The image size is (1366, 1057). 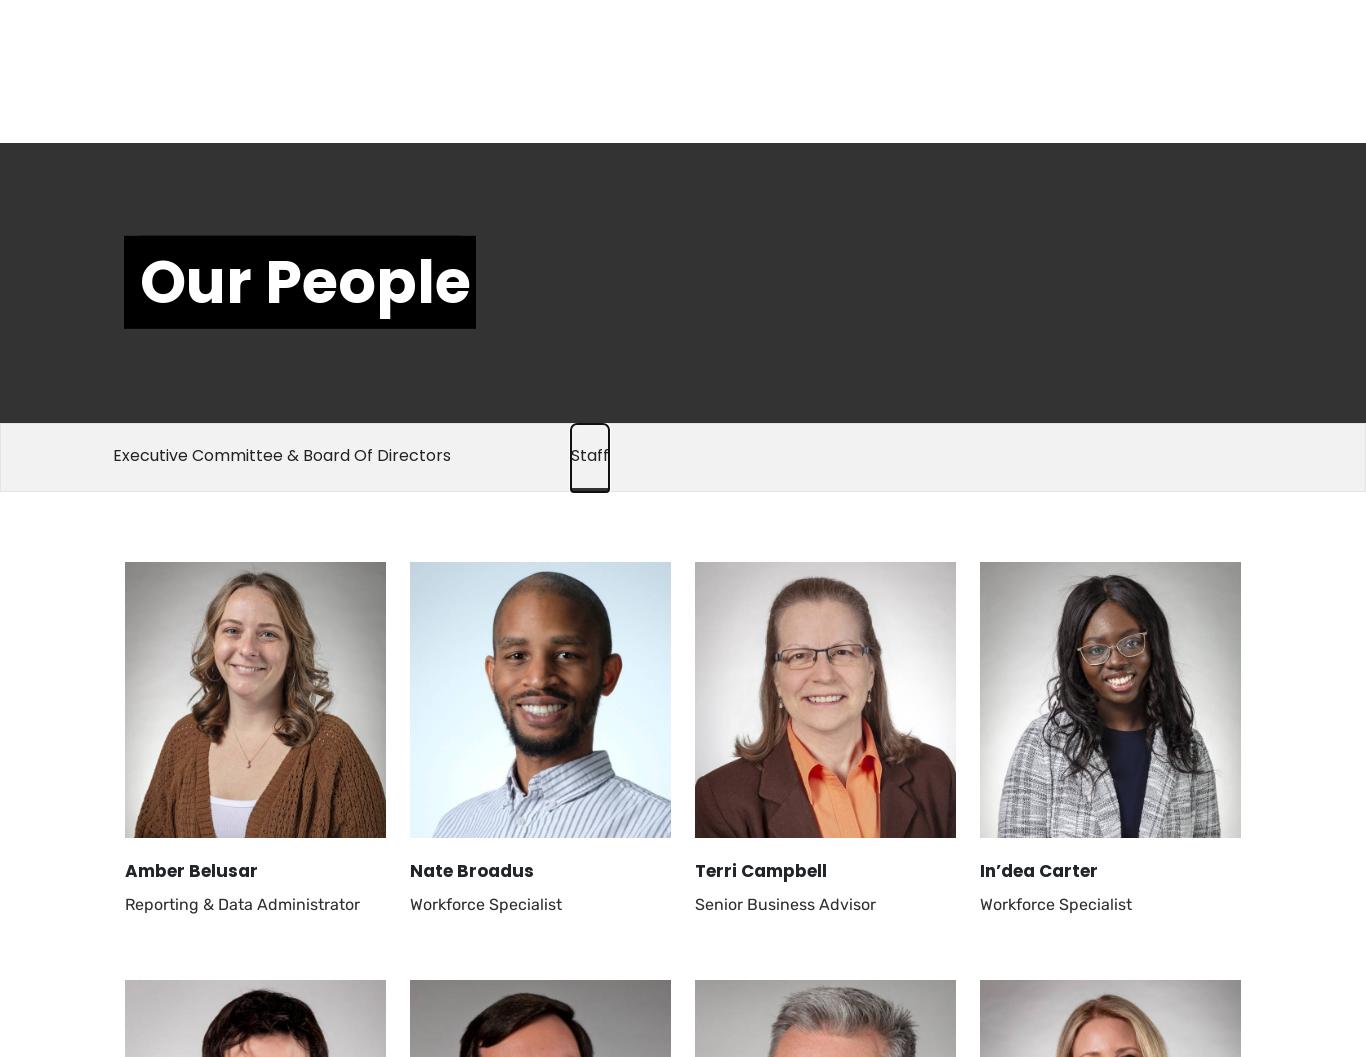 I want to click on 'Director, Coaching & Development', so click(x=822, y=979).